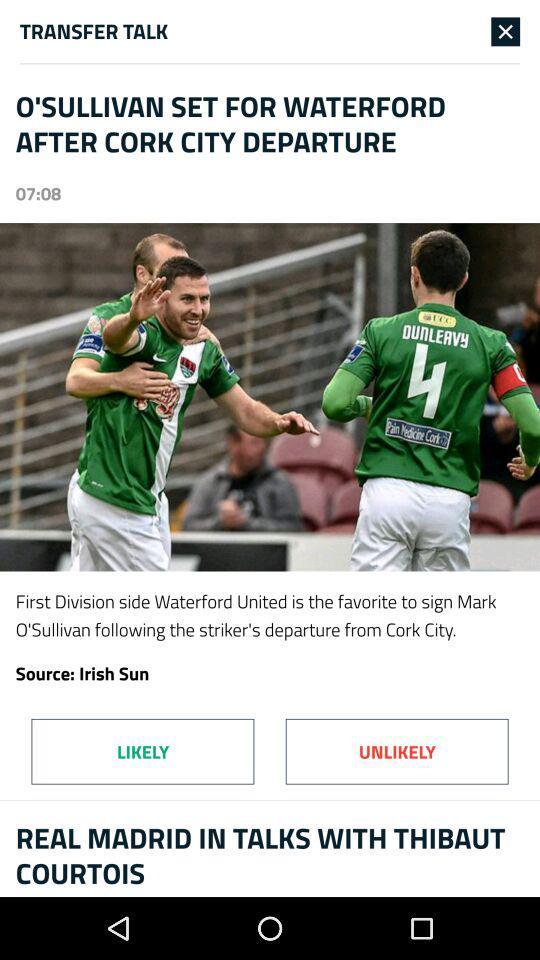 The image size is (540, 960). I want to click on the item below source: irish sun, so click(397, 750).